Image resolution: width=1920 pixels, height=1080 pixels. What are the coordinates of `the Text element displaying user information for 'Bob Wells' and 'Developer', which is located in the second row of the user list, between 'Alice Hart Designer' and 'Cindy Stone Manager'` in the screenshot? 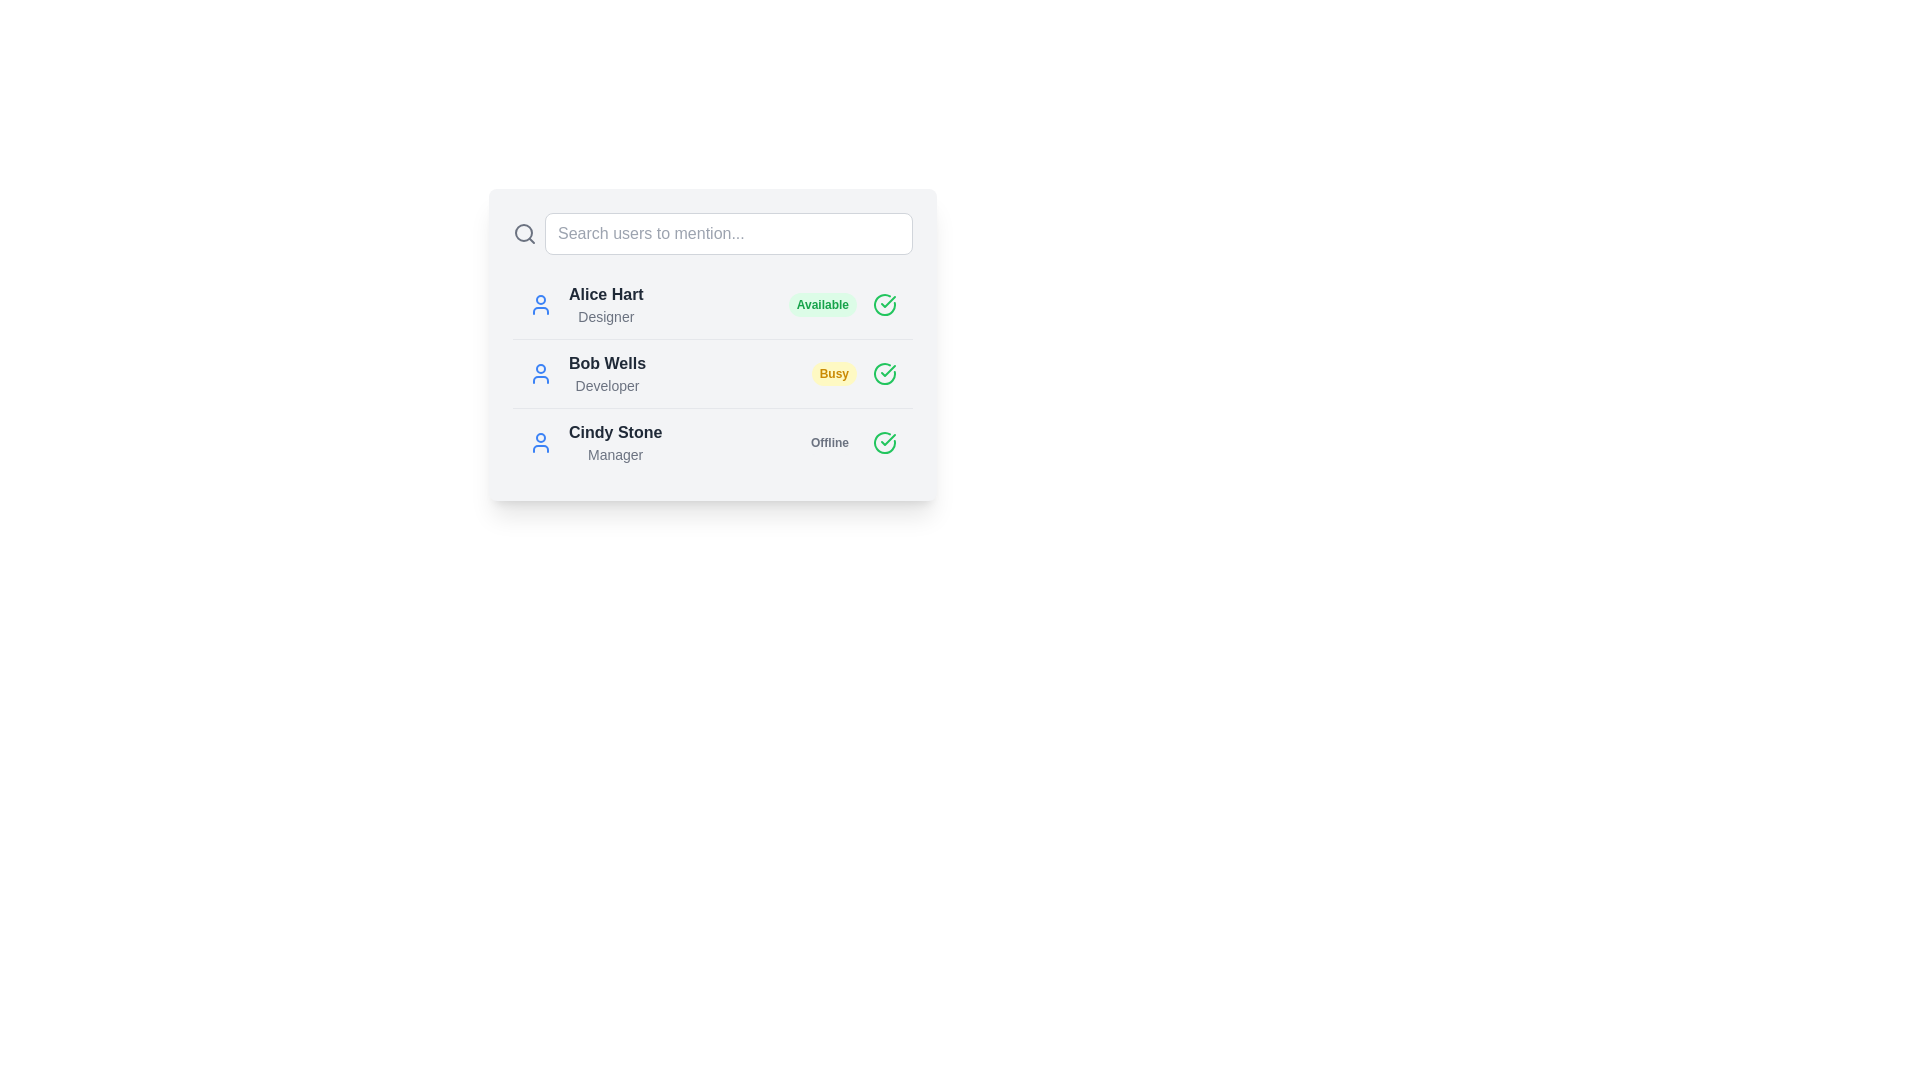 It's located at (606, 374).